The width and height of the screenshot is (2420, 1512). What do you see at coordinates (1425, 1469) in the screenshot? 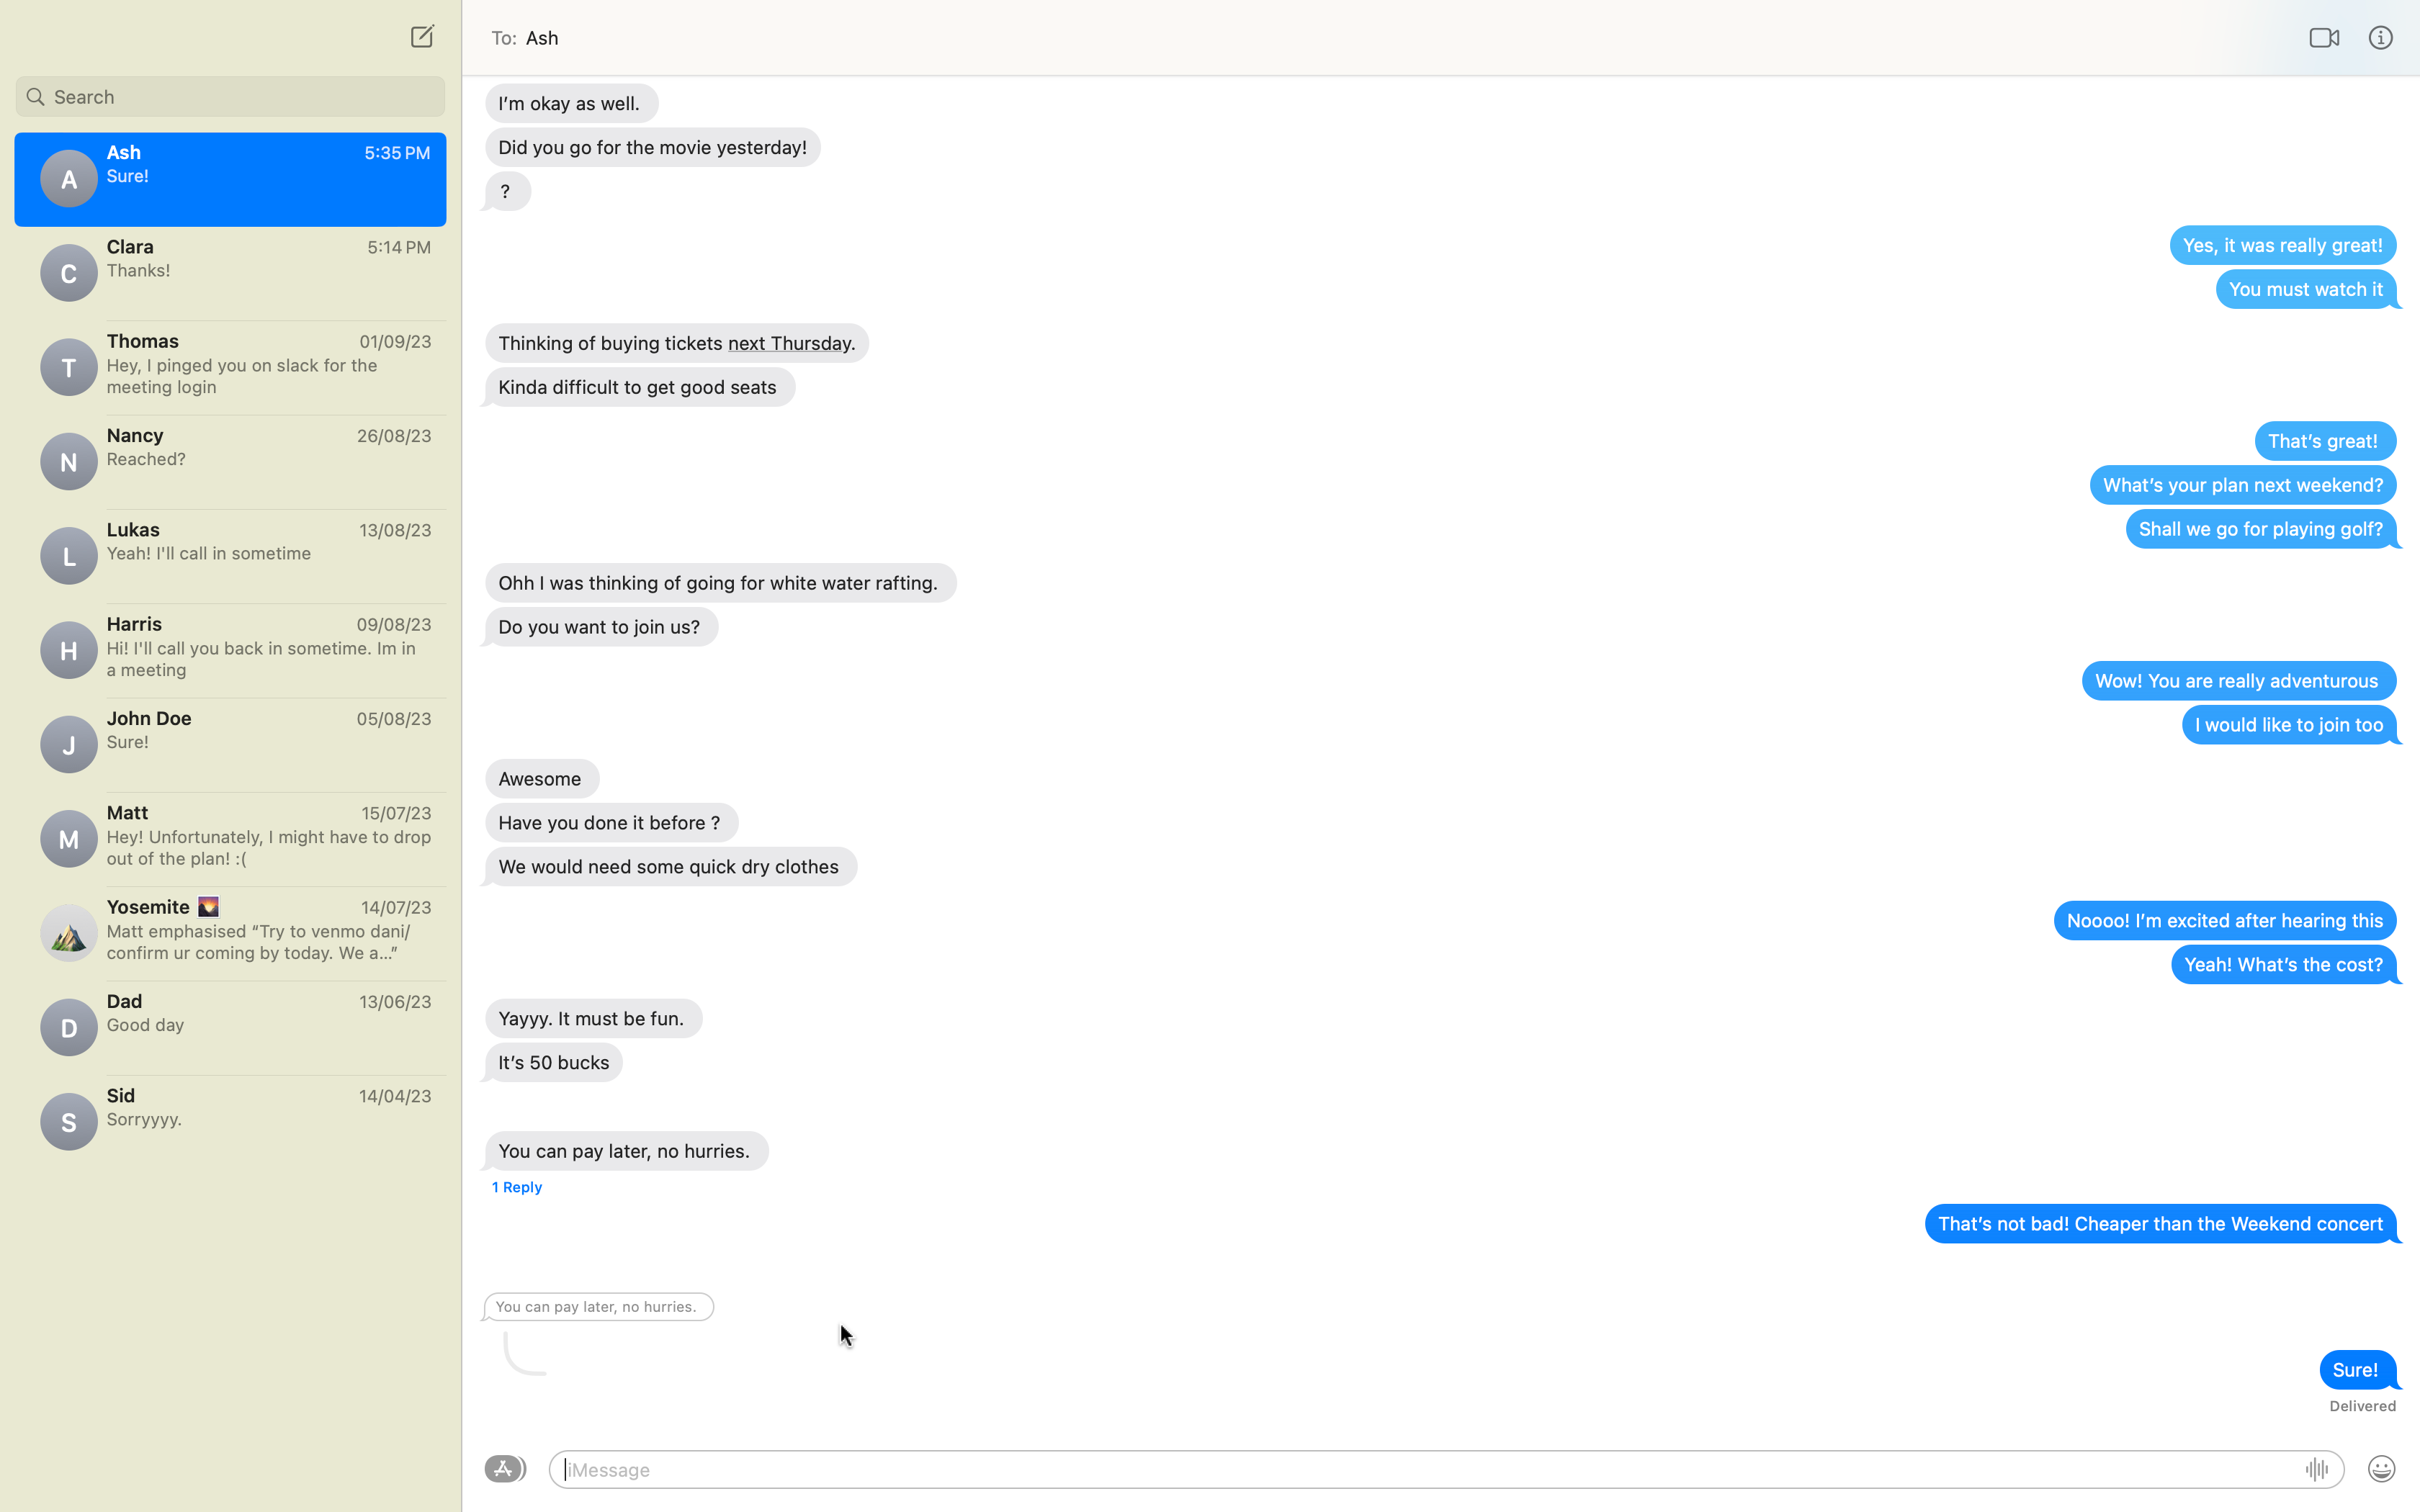
I see `Send Ash a greeting "Good Day"` at bounding box center [1425, 1469].